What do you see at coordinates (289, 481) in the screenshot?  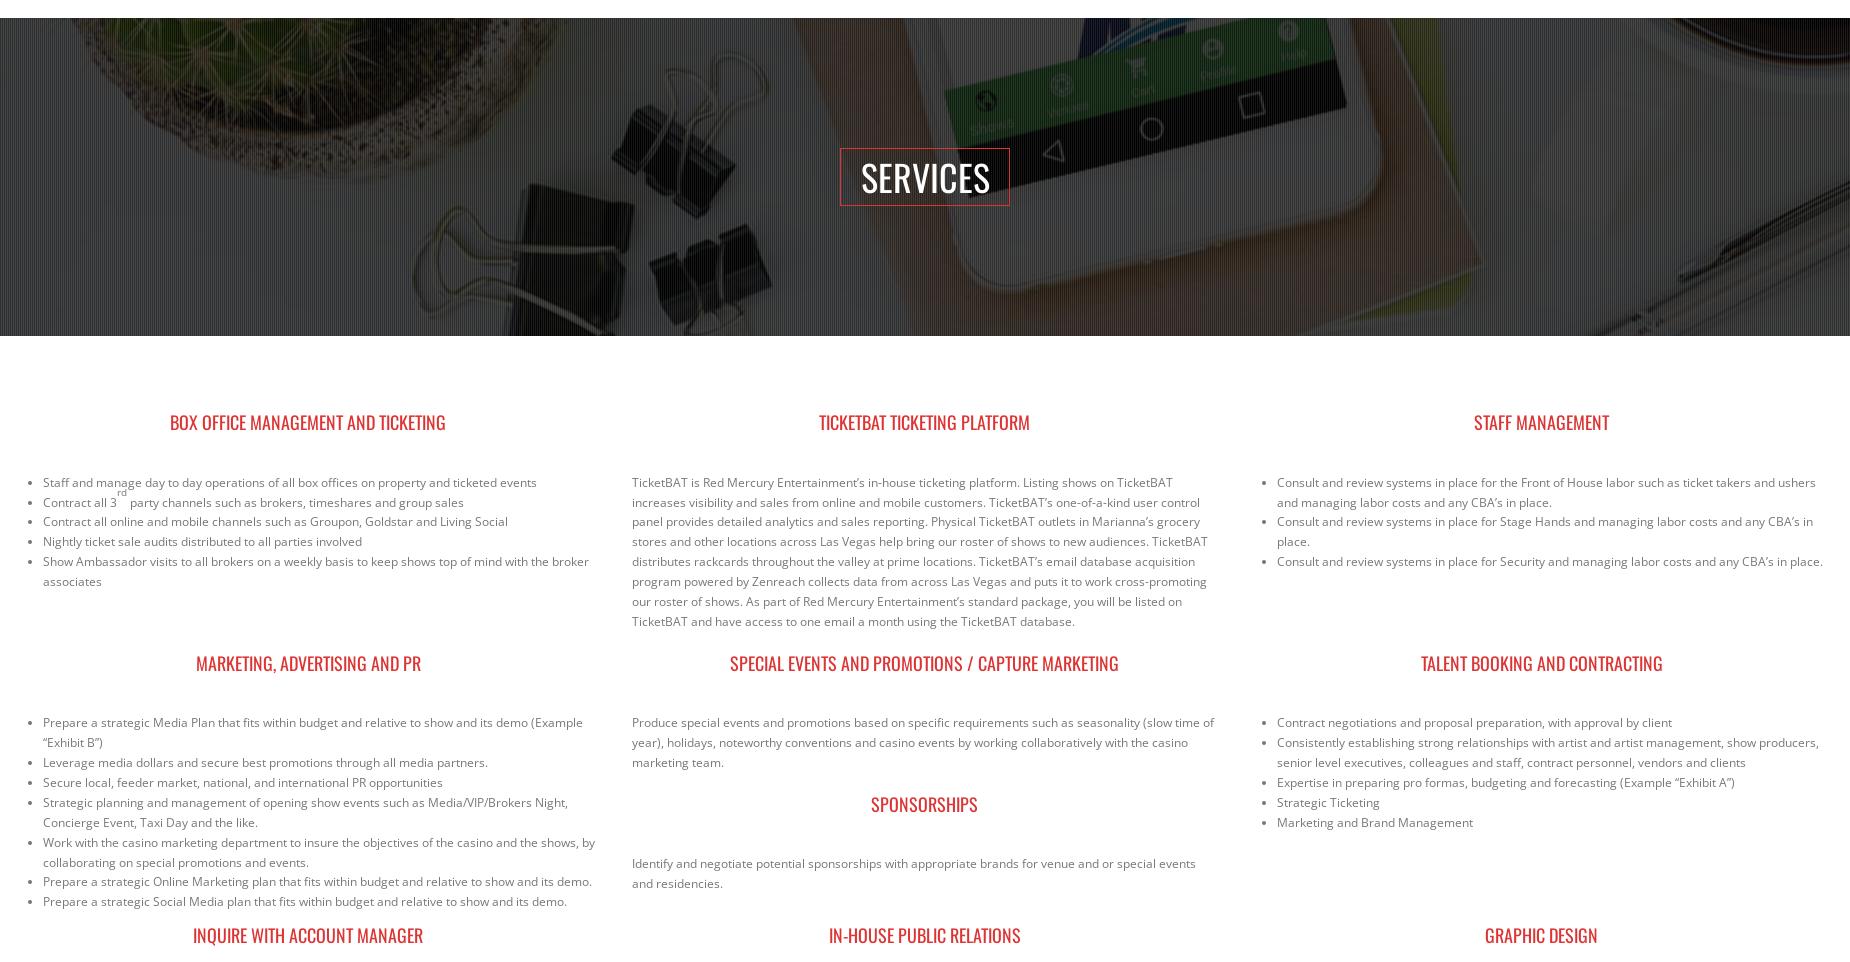 I see `'Staff and manage day to day operations of all box offices on property and ticketed events'` at bounding box center [289, 481].